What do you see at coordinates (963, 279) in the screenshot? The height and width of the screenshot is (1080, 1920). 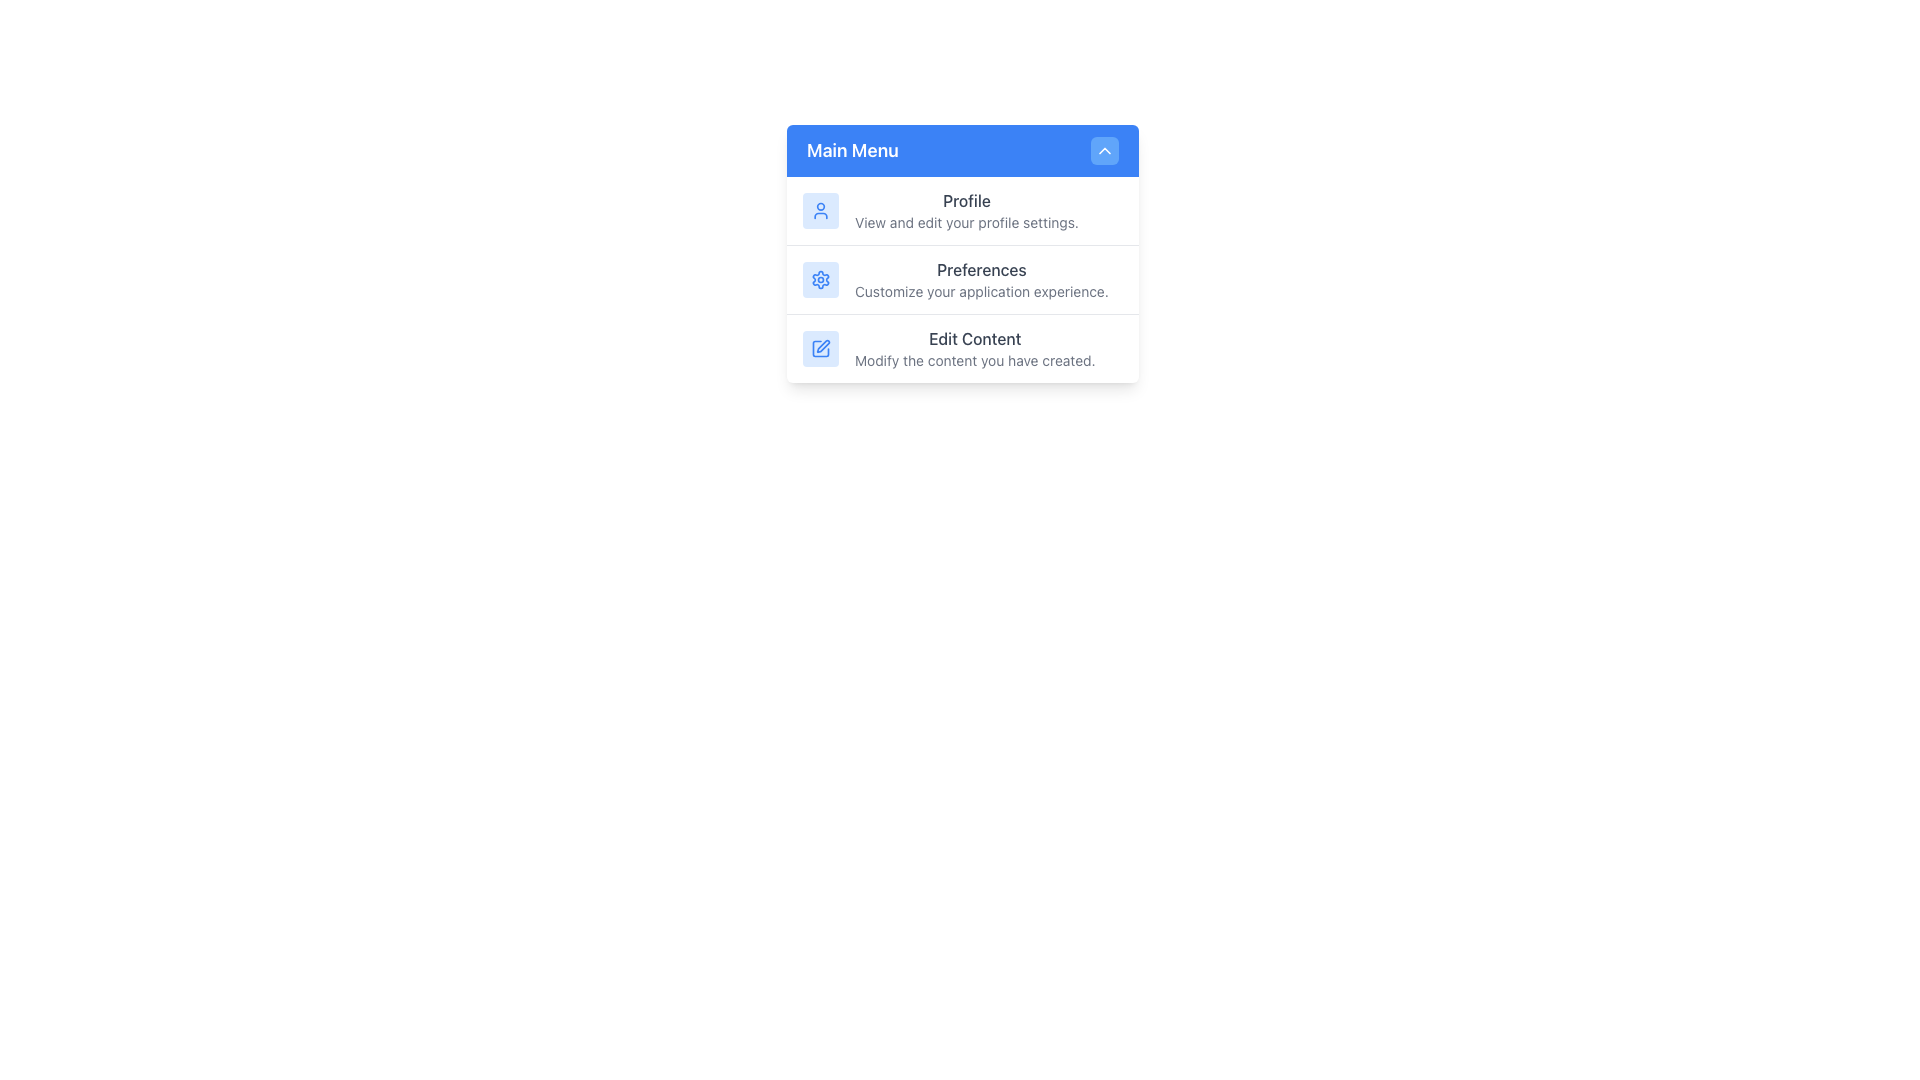 I see `the 'Preferences' list item featuring a gear icon in a blue circle` at bounding box center [963, 279].